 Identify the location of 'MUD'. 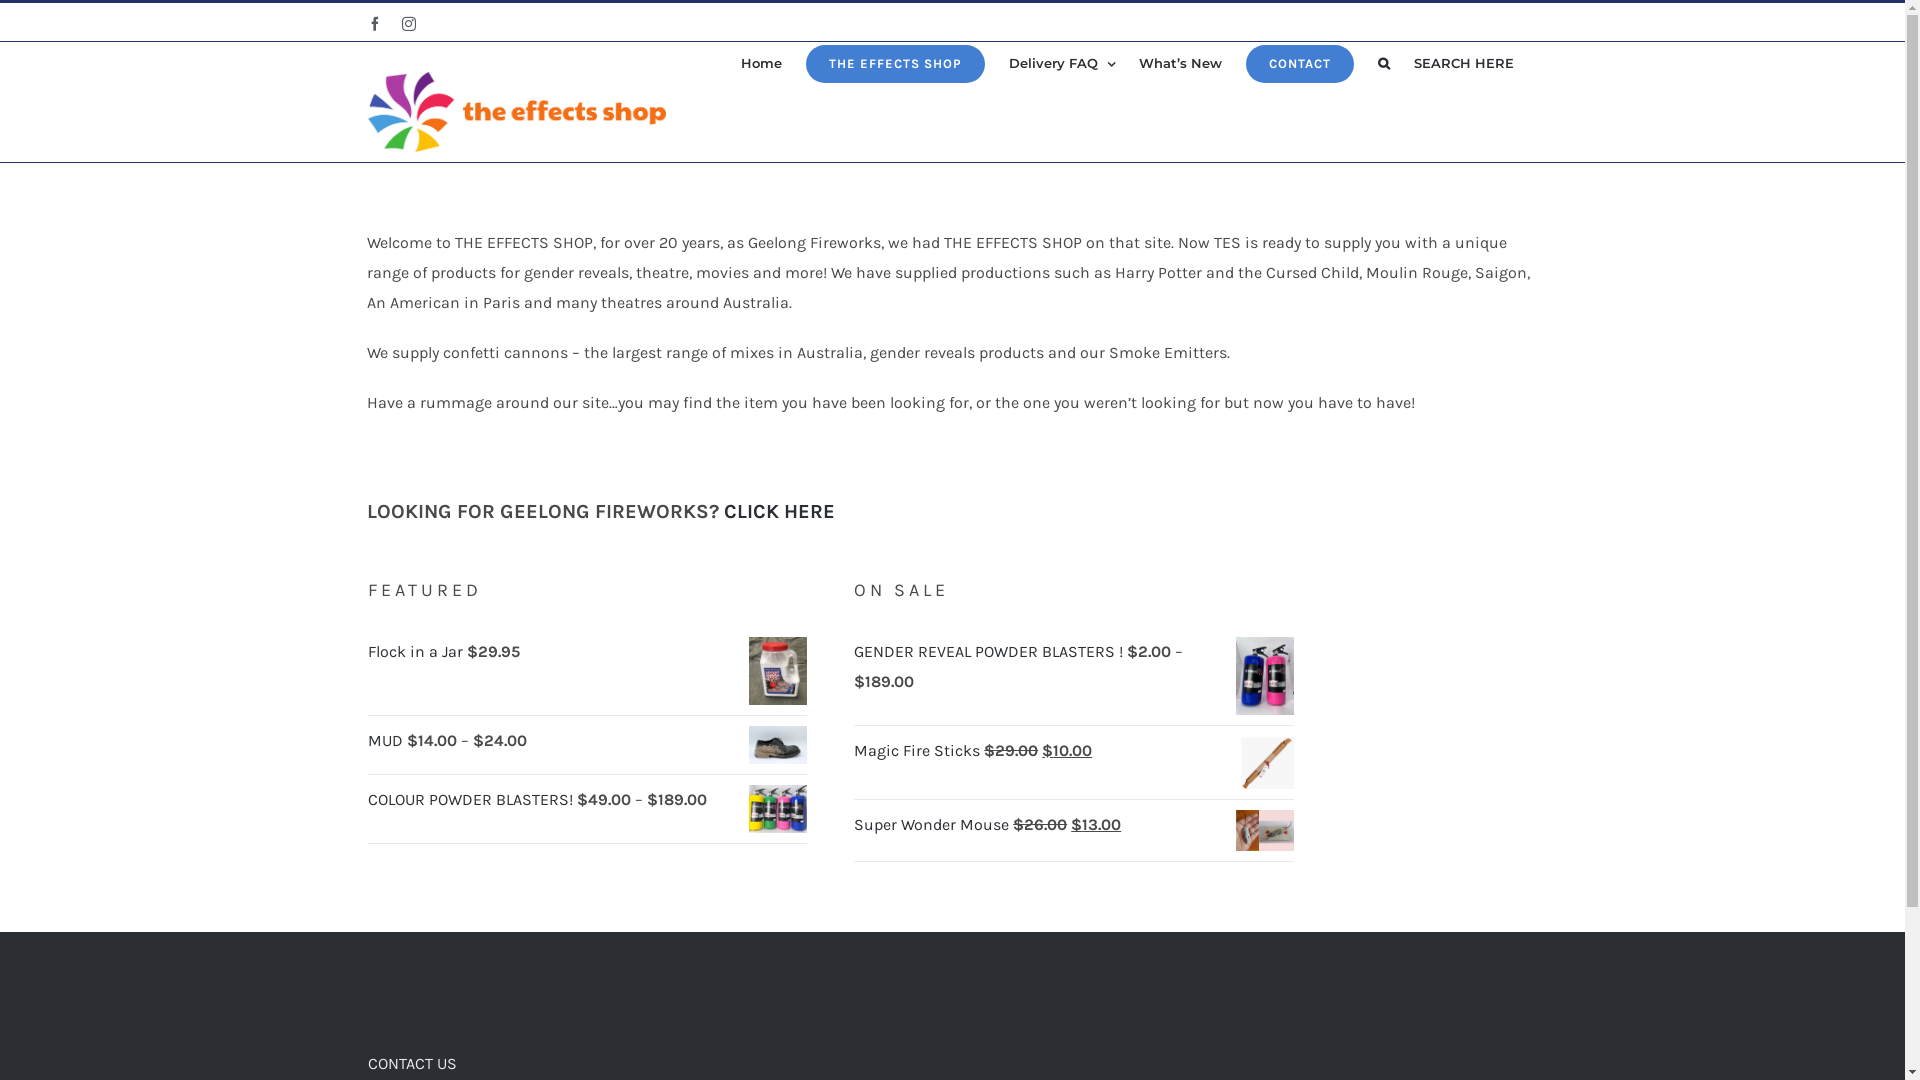
(387, 740).